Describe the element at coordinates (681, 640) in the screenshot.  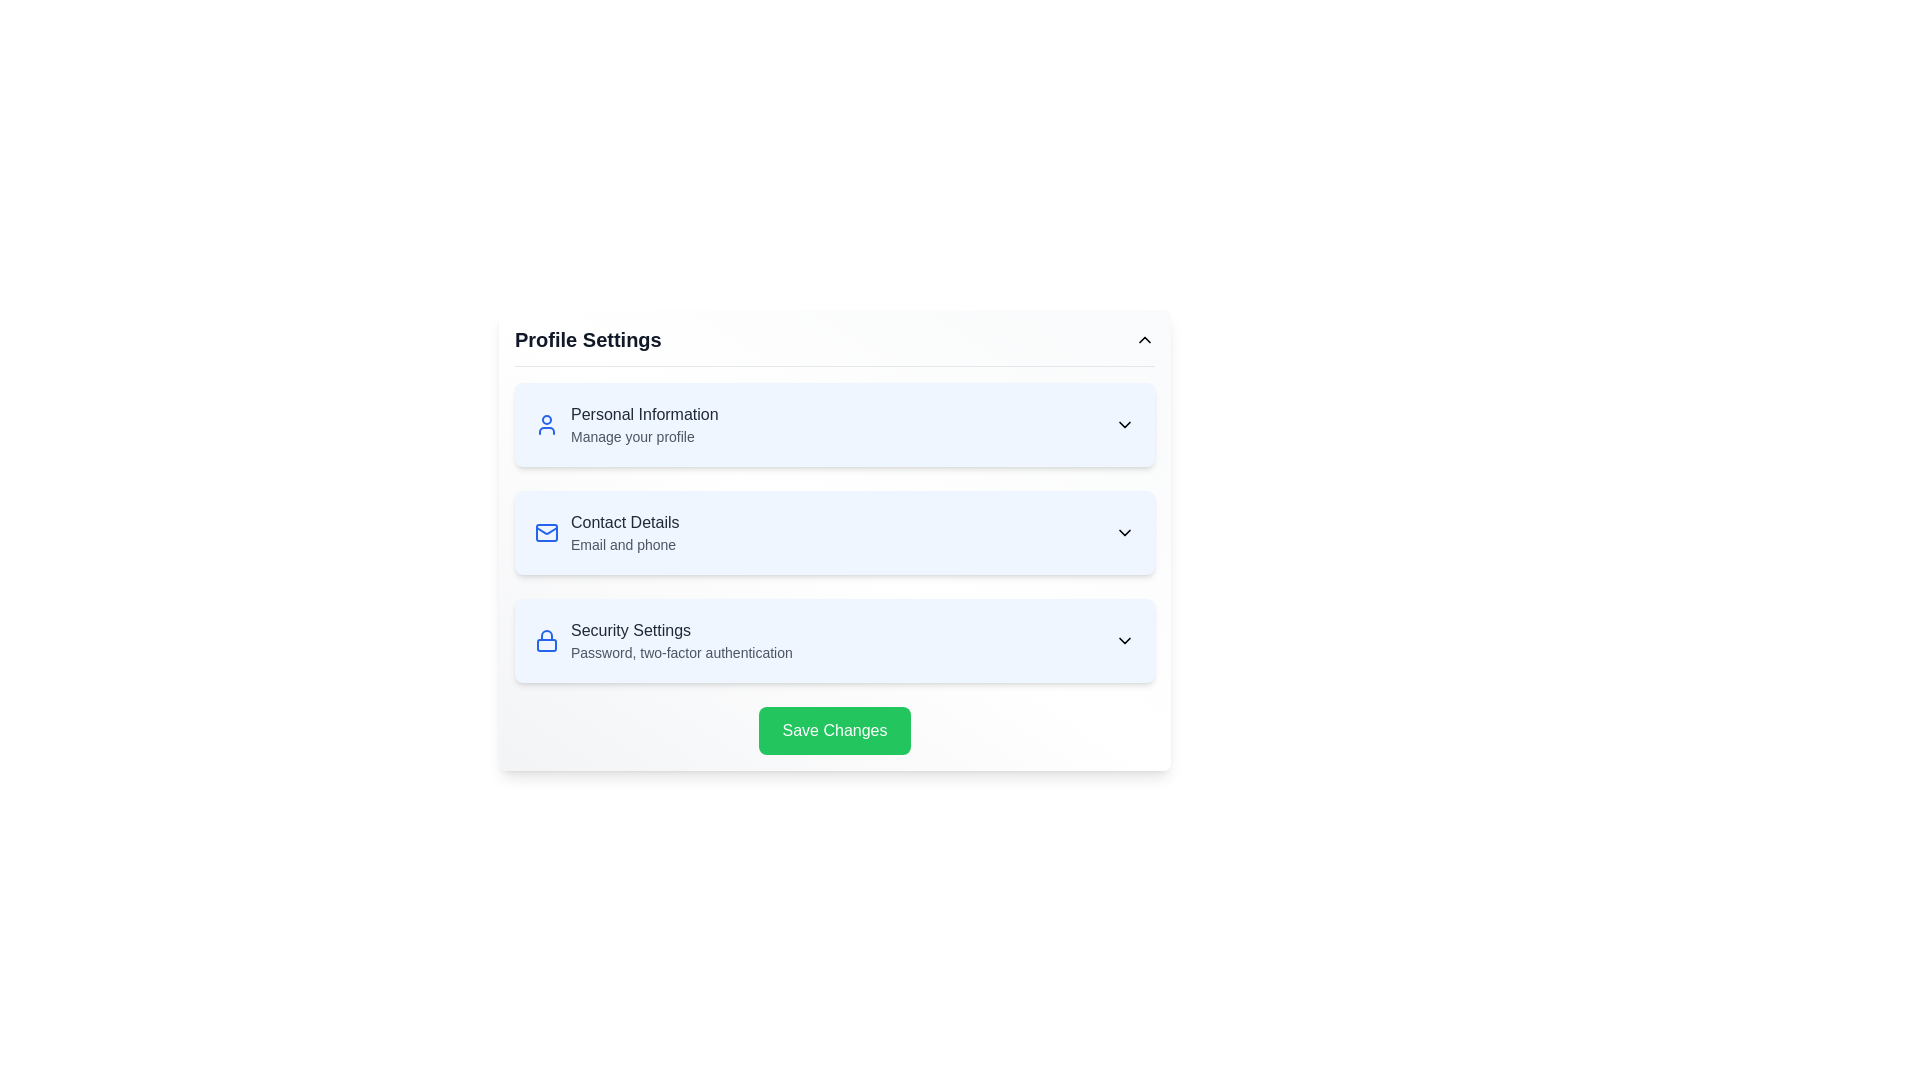
I see `text of the label group that describes the security-related settings for managing passwords and two-factor authentication options, located in the Profile Settings section` at that location.